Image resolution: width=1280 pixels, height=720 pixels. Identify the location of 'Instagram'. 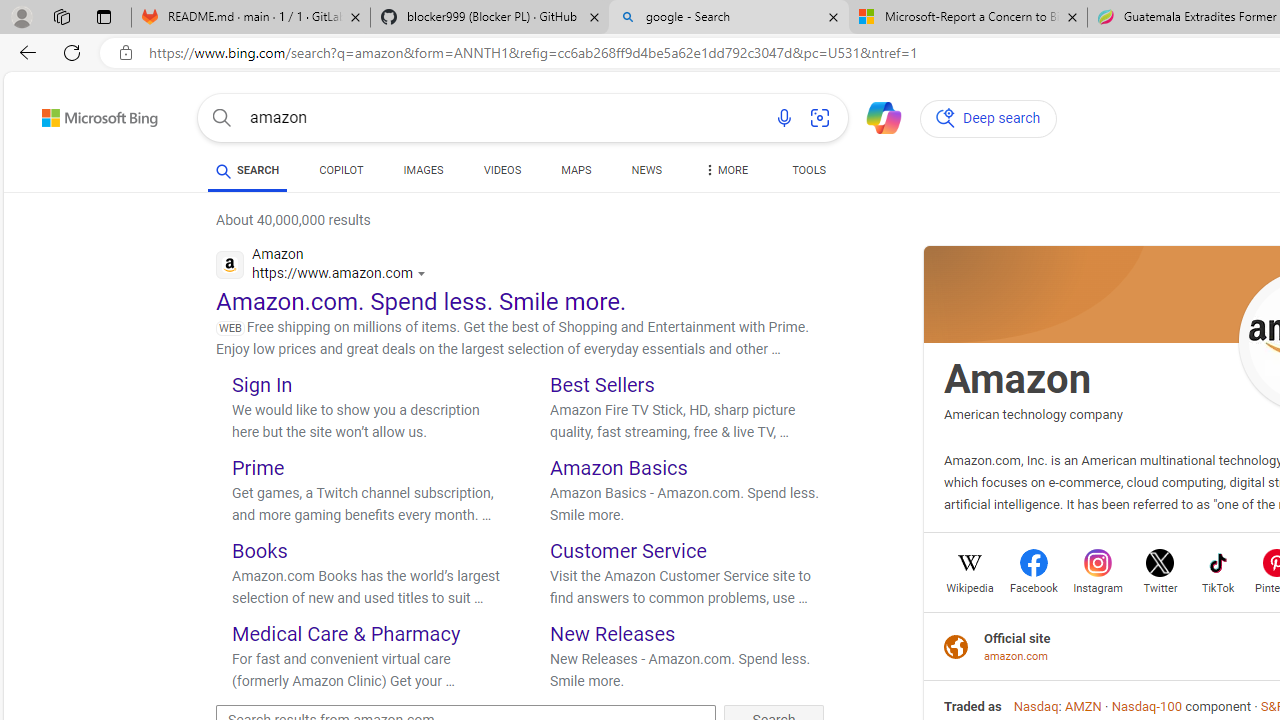
(1097, 585).